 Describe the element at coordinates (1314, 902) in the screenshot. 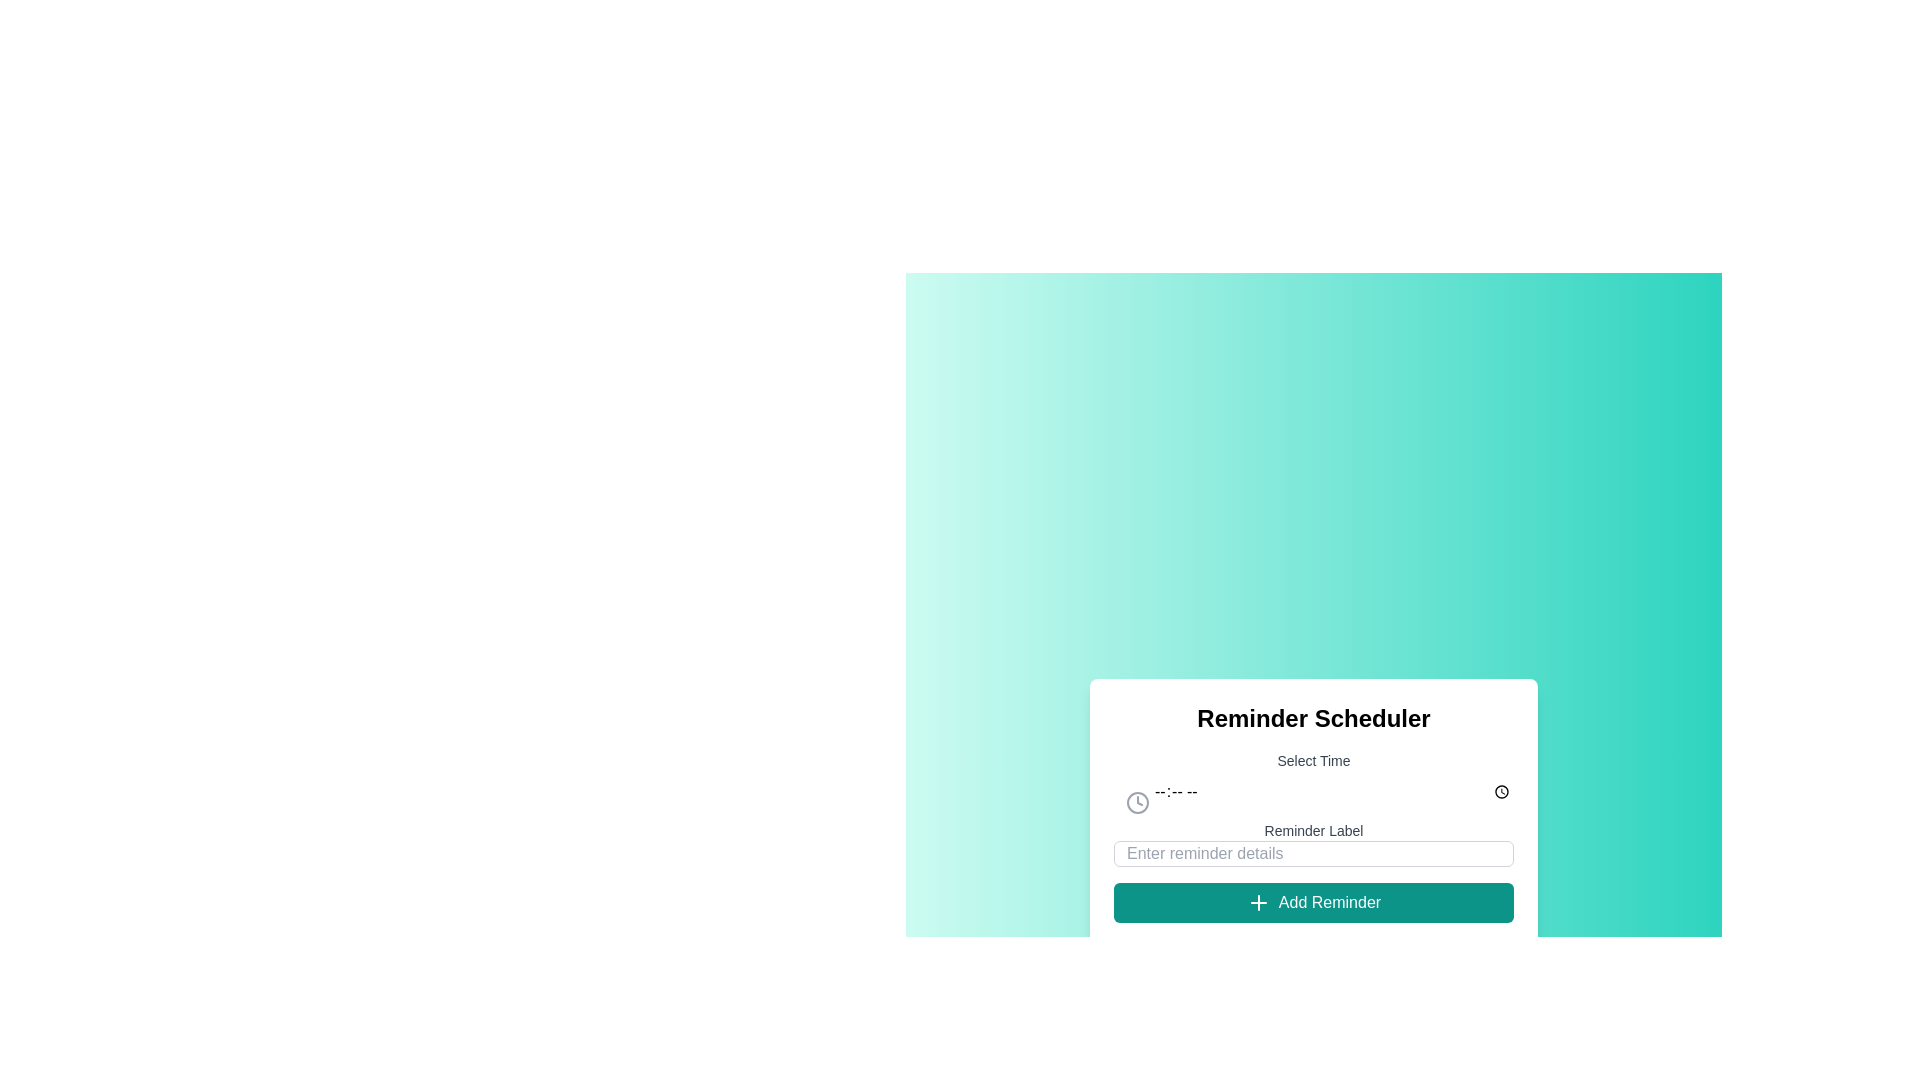

I see `the 'Add Reminder' button located at the bottom of the 'Reminder Scheduler' card, directly below the 'Reminder Label' input box` at that location.